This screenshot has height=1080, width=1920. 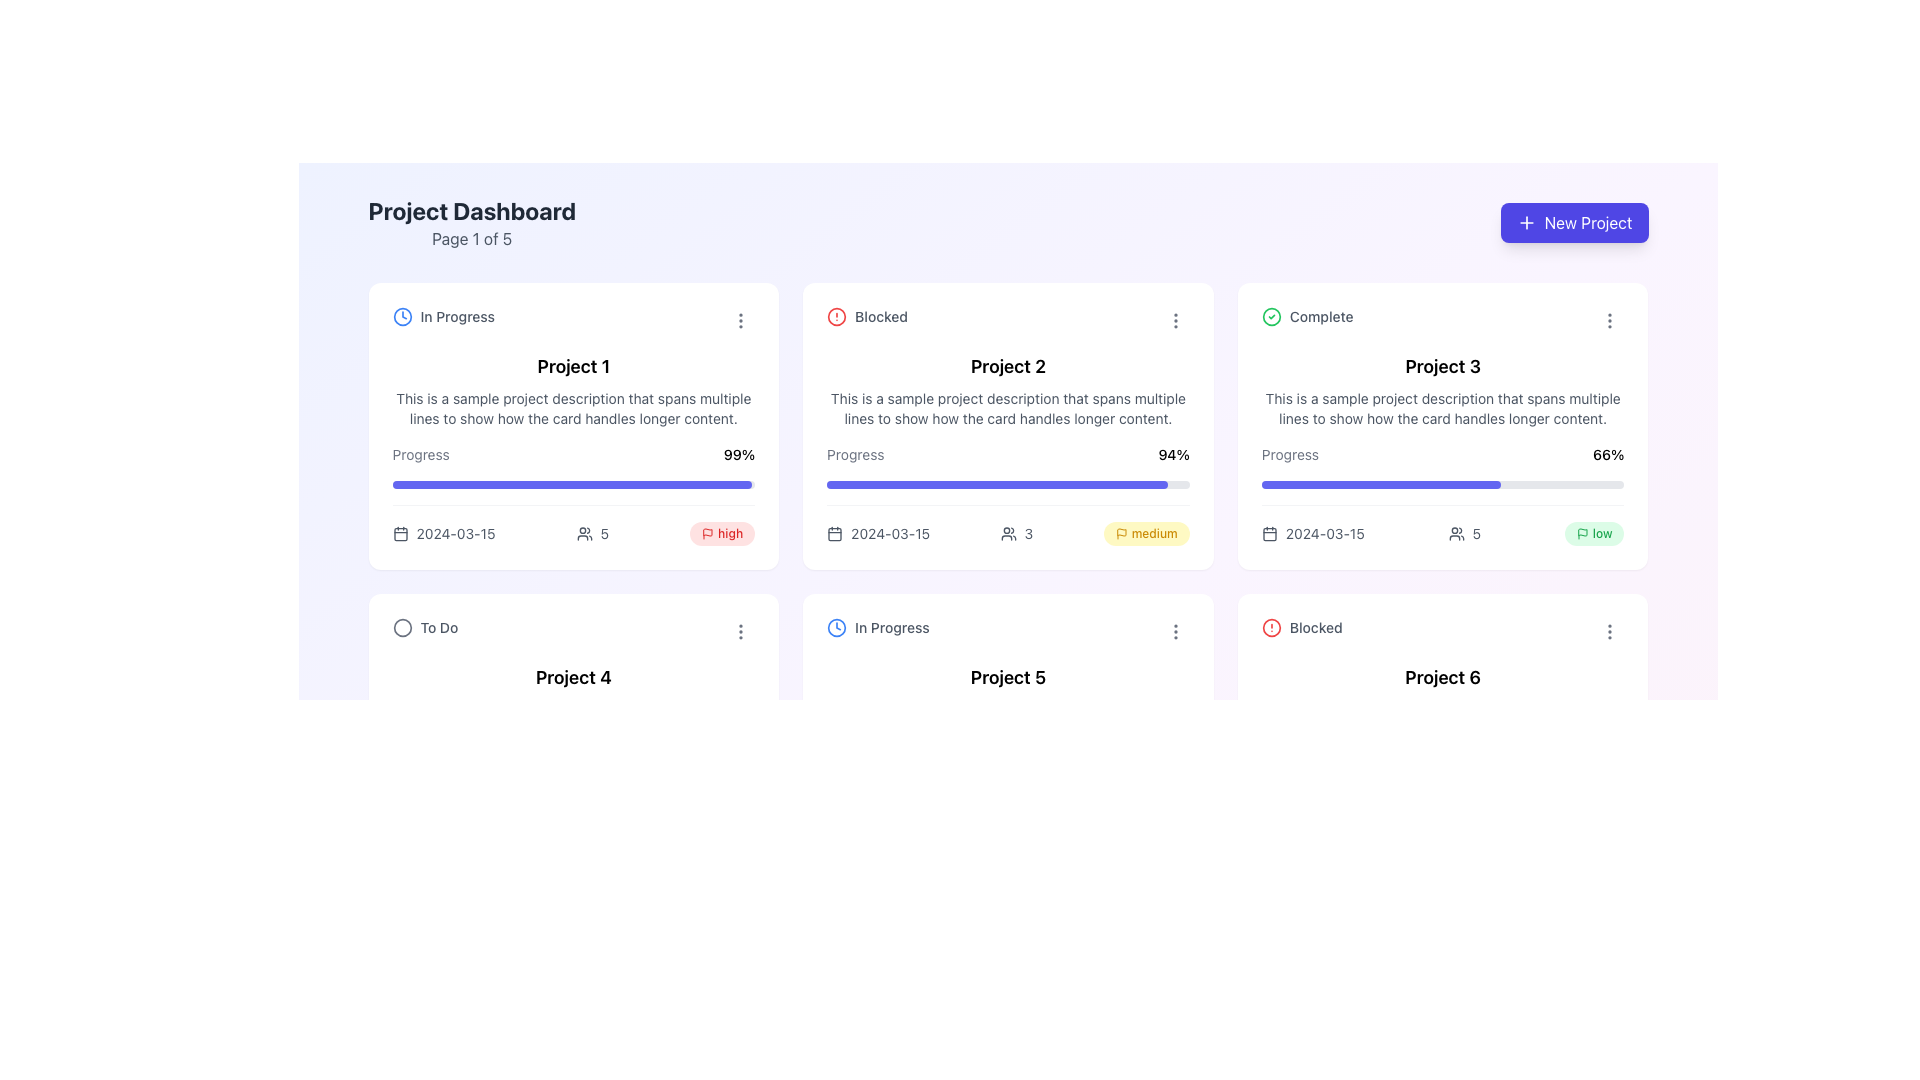 What do you see at coordinates (456, 315) in the screenshot?
I see `the text label 'In Progress' which is styled in gray color and positioned within the 'Project 1' card, alongside a clock icon` at bounding box center [456, 315].